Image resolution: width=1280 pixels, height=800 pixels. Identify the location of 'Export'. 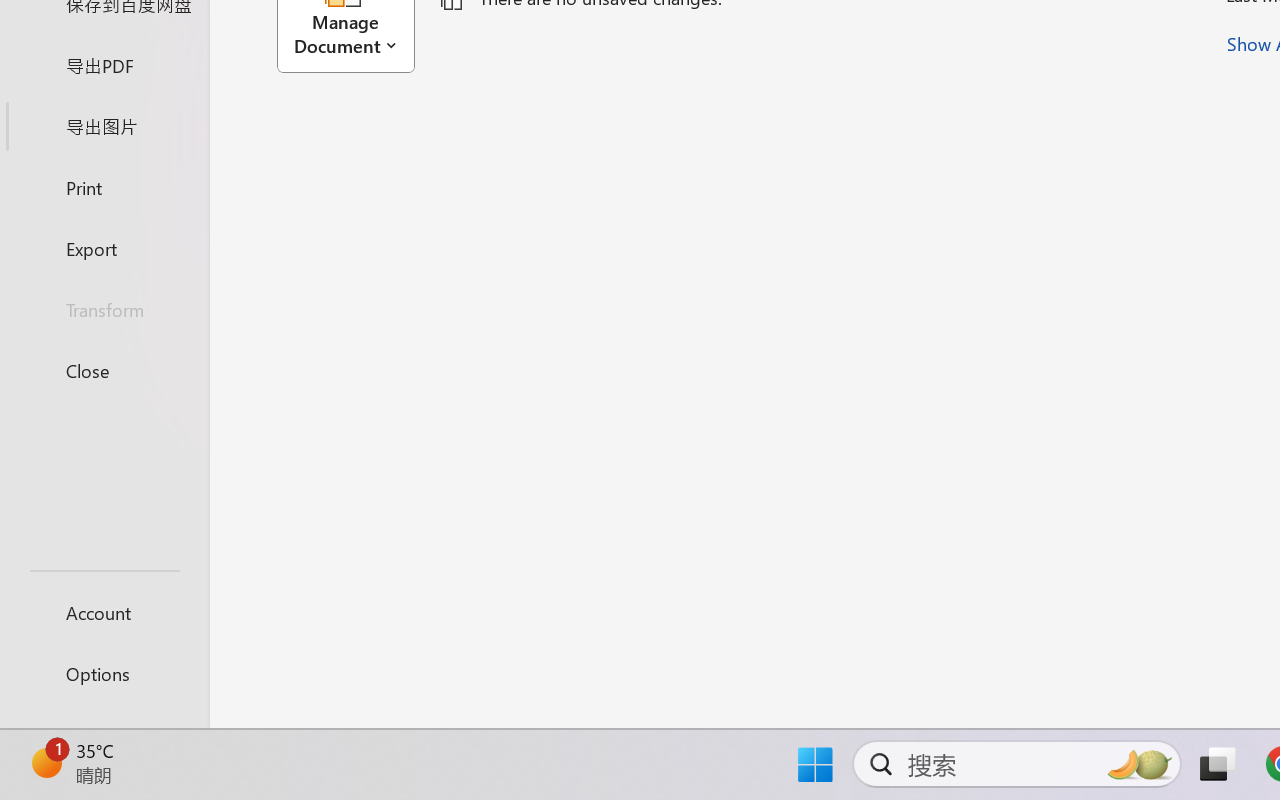
(103, 247).